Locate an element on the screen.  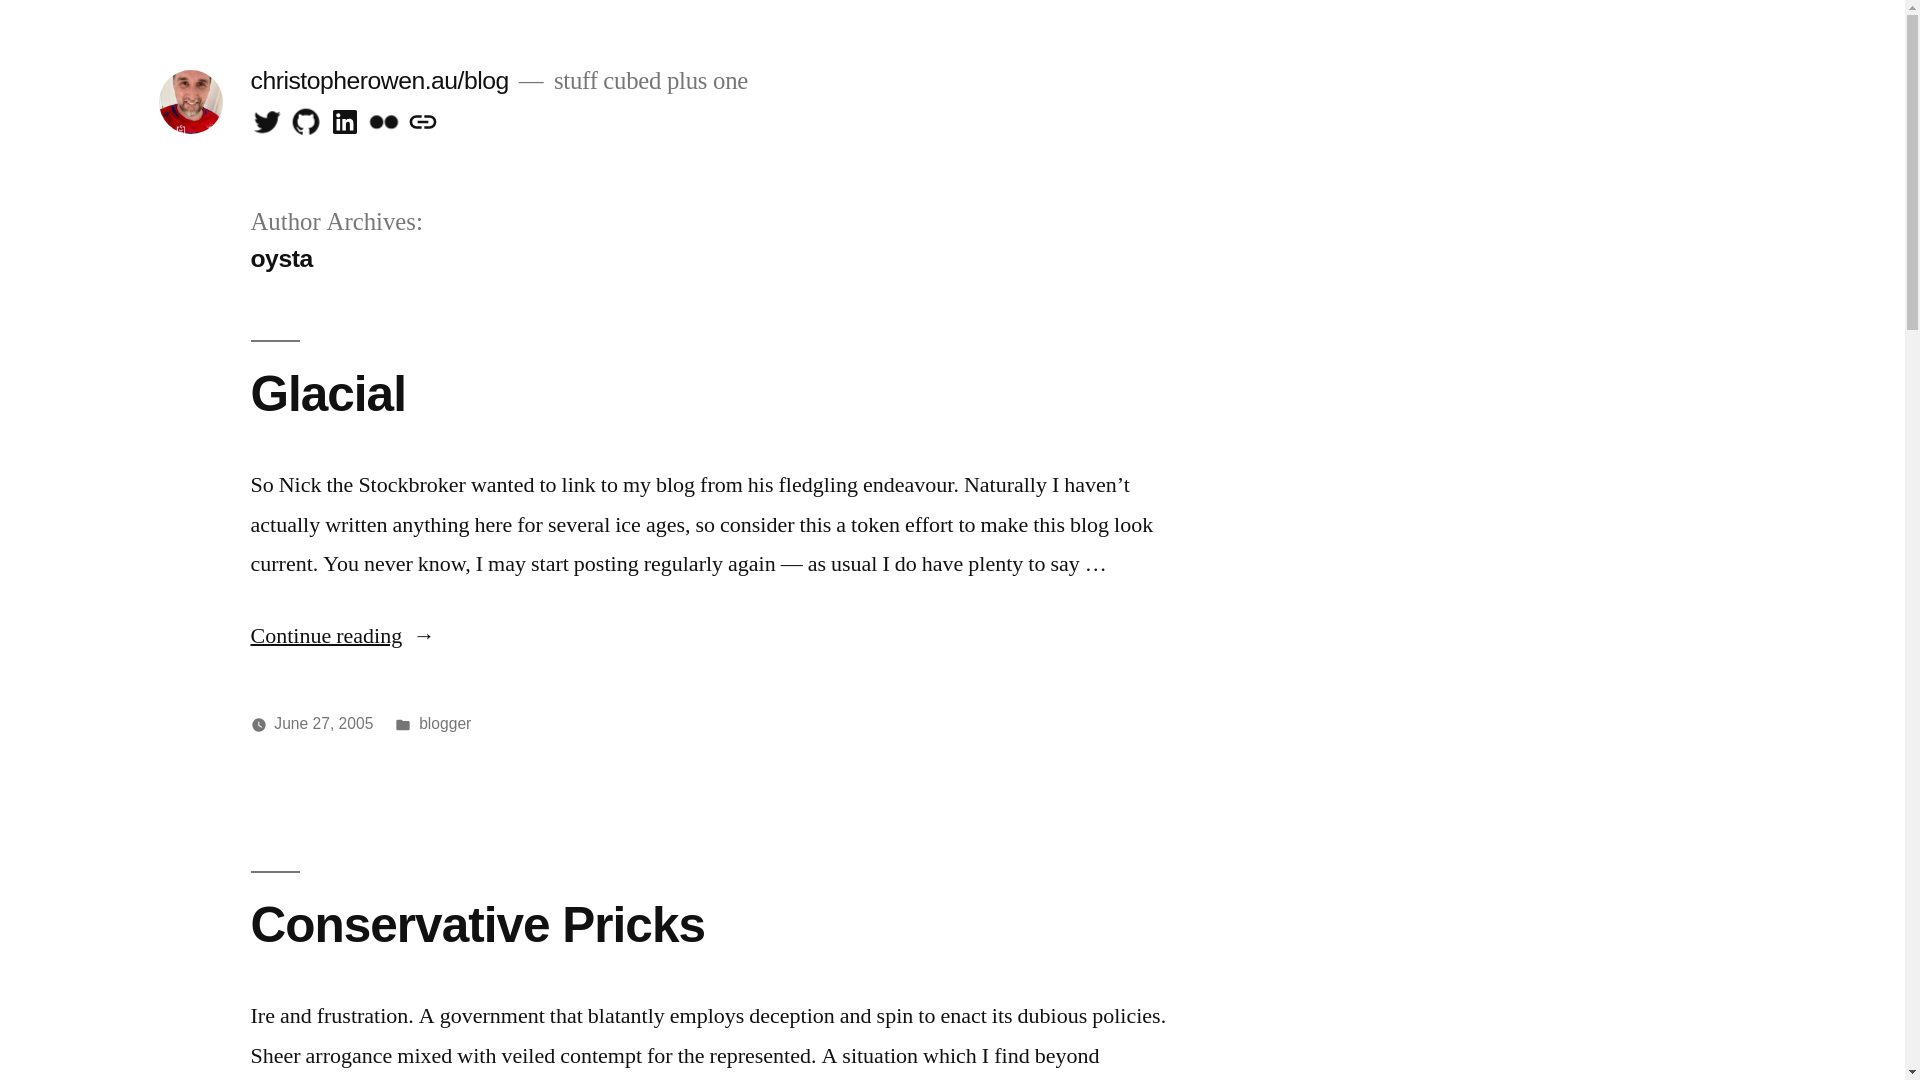
'blogger' is located at coordinates (444, 723).